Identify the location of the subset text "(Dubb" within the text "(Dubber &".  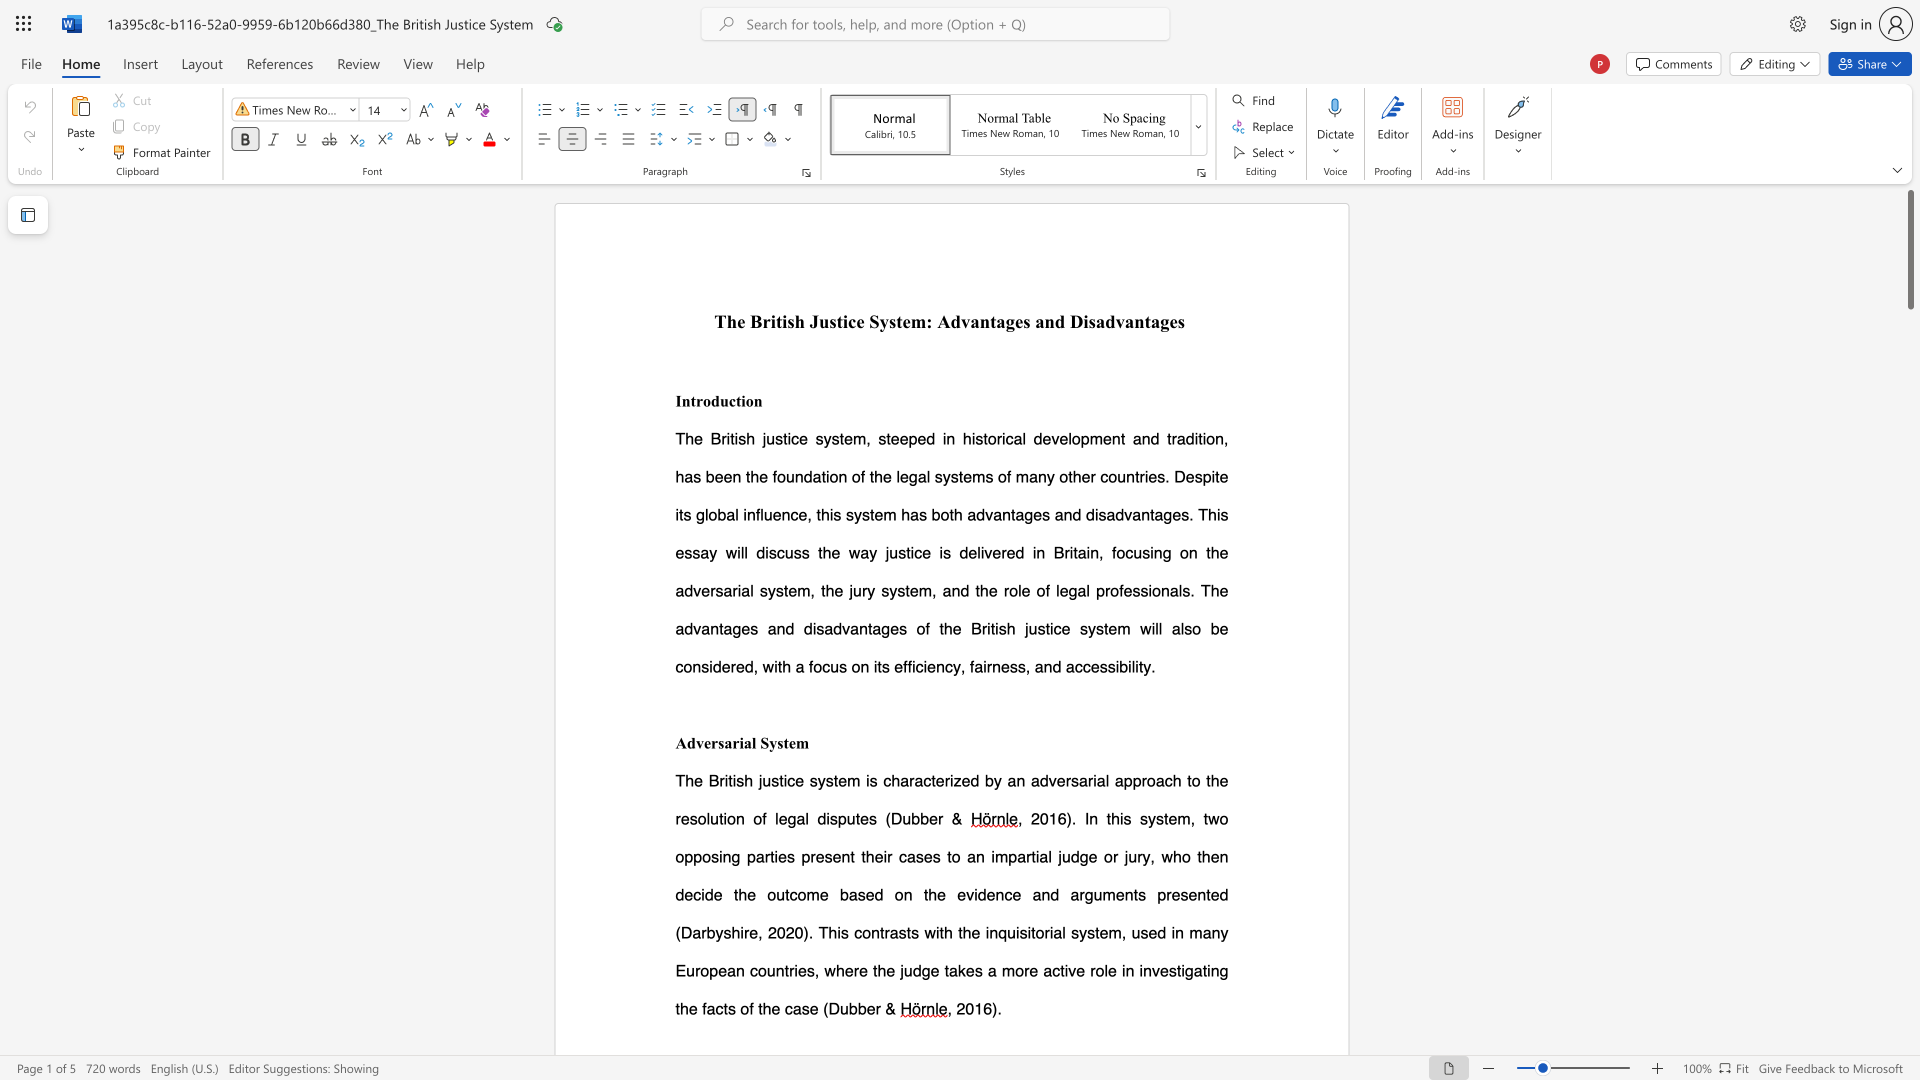
(823, 1008).